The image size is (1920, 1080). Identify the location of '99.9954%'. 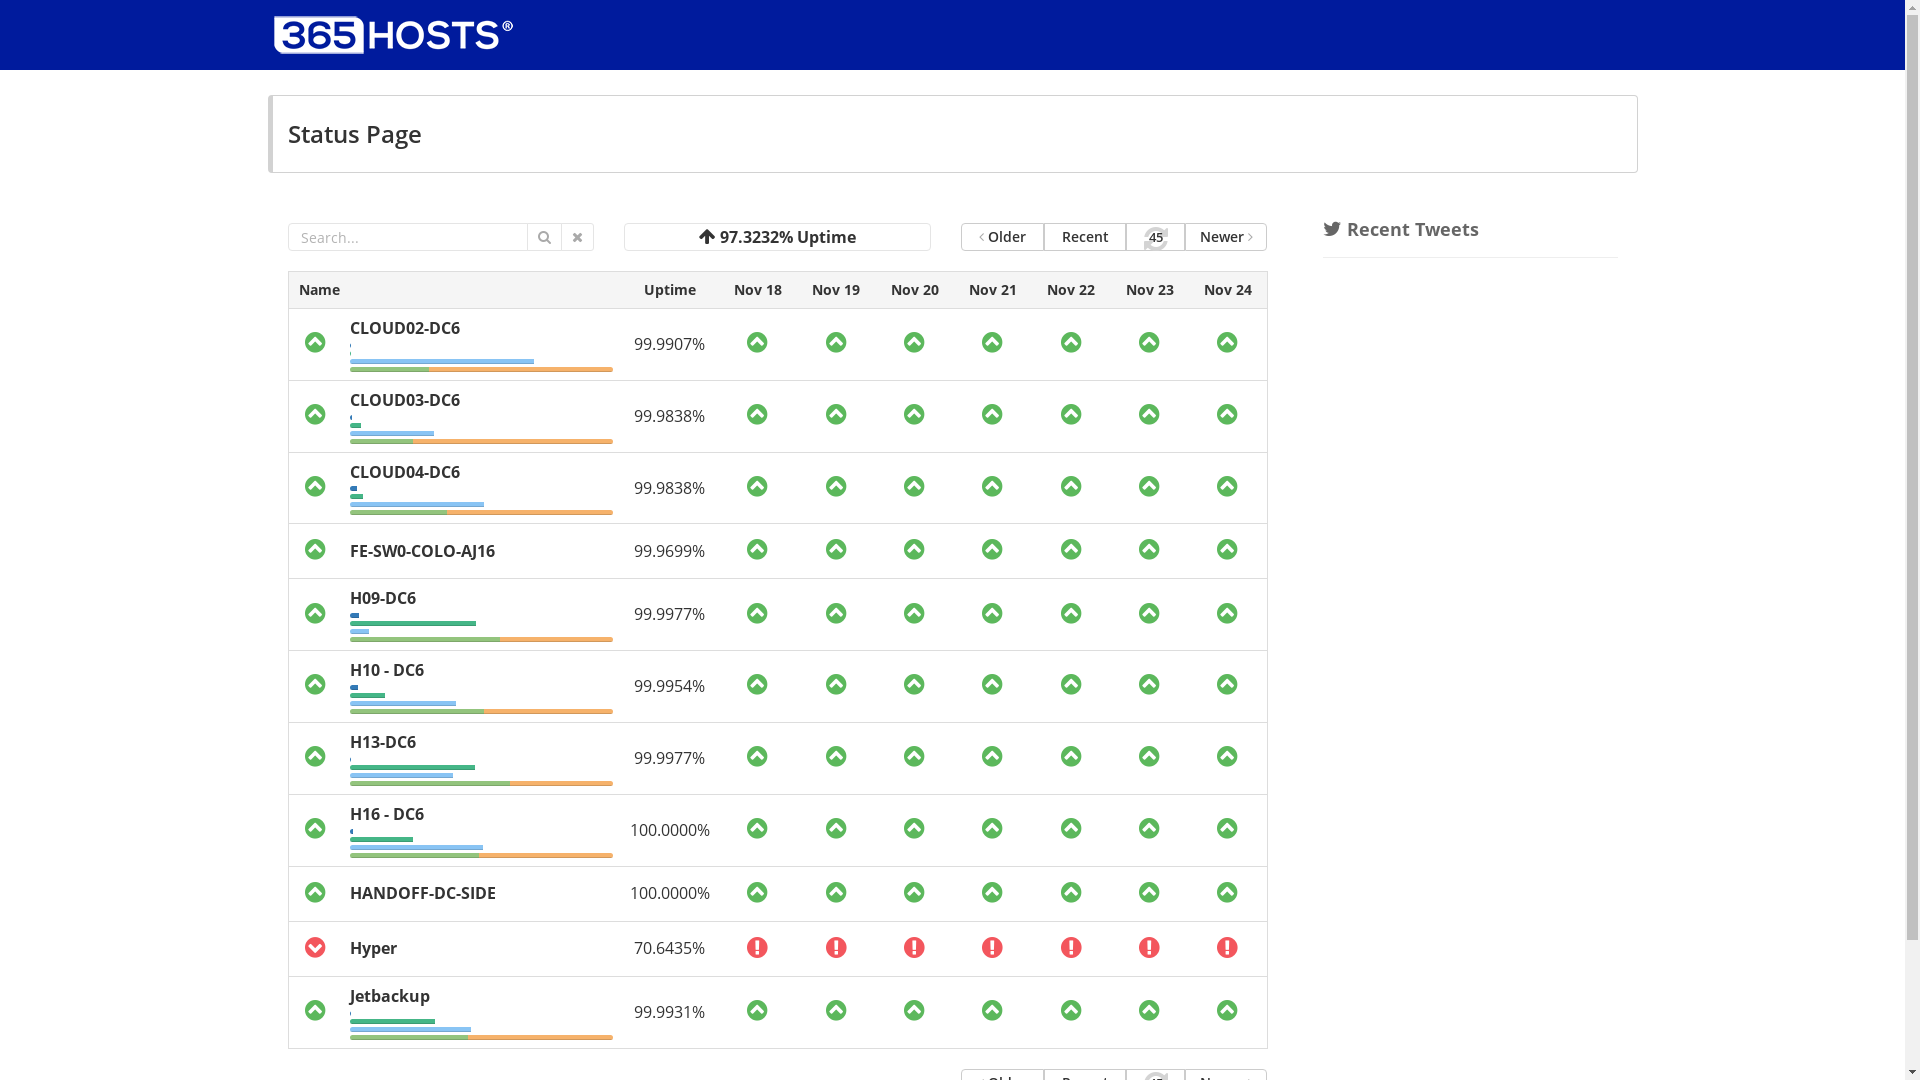
(669, 685).